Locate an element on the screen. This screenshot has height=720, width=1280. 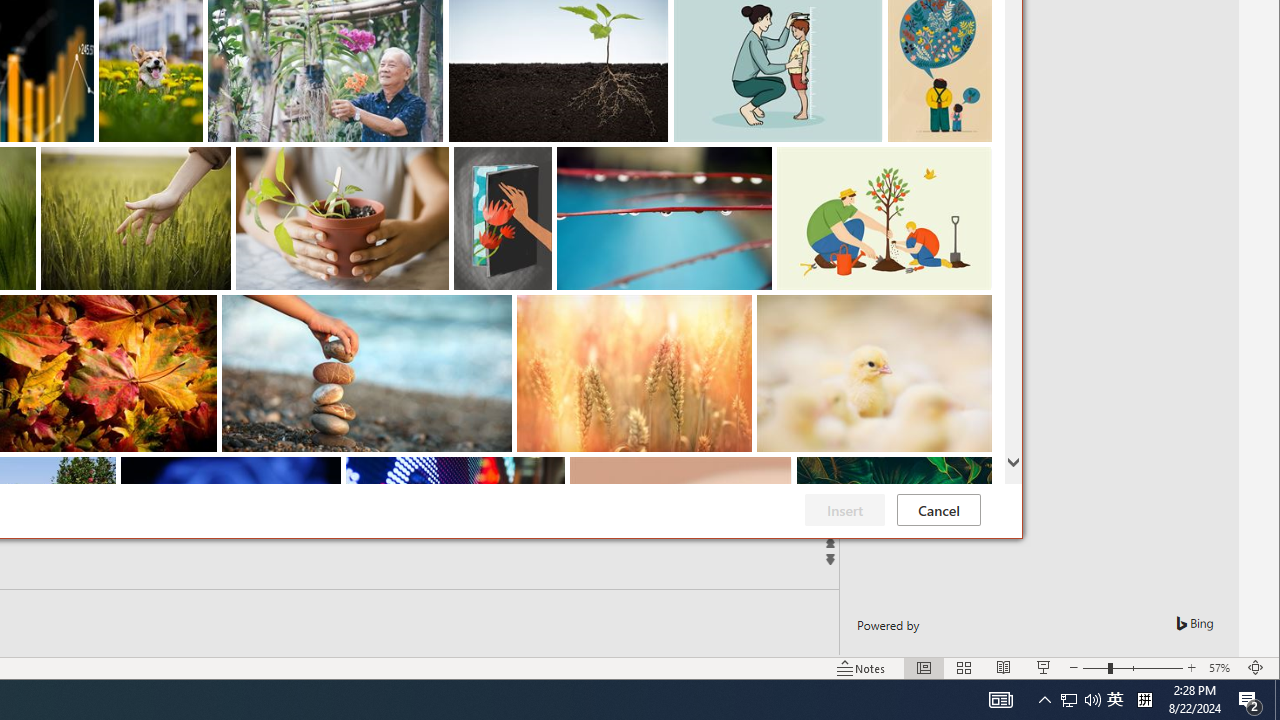
'Q2790: 100%' is located at coordinates (1079, 698).